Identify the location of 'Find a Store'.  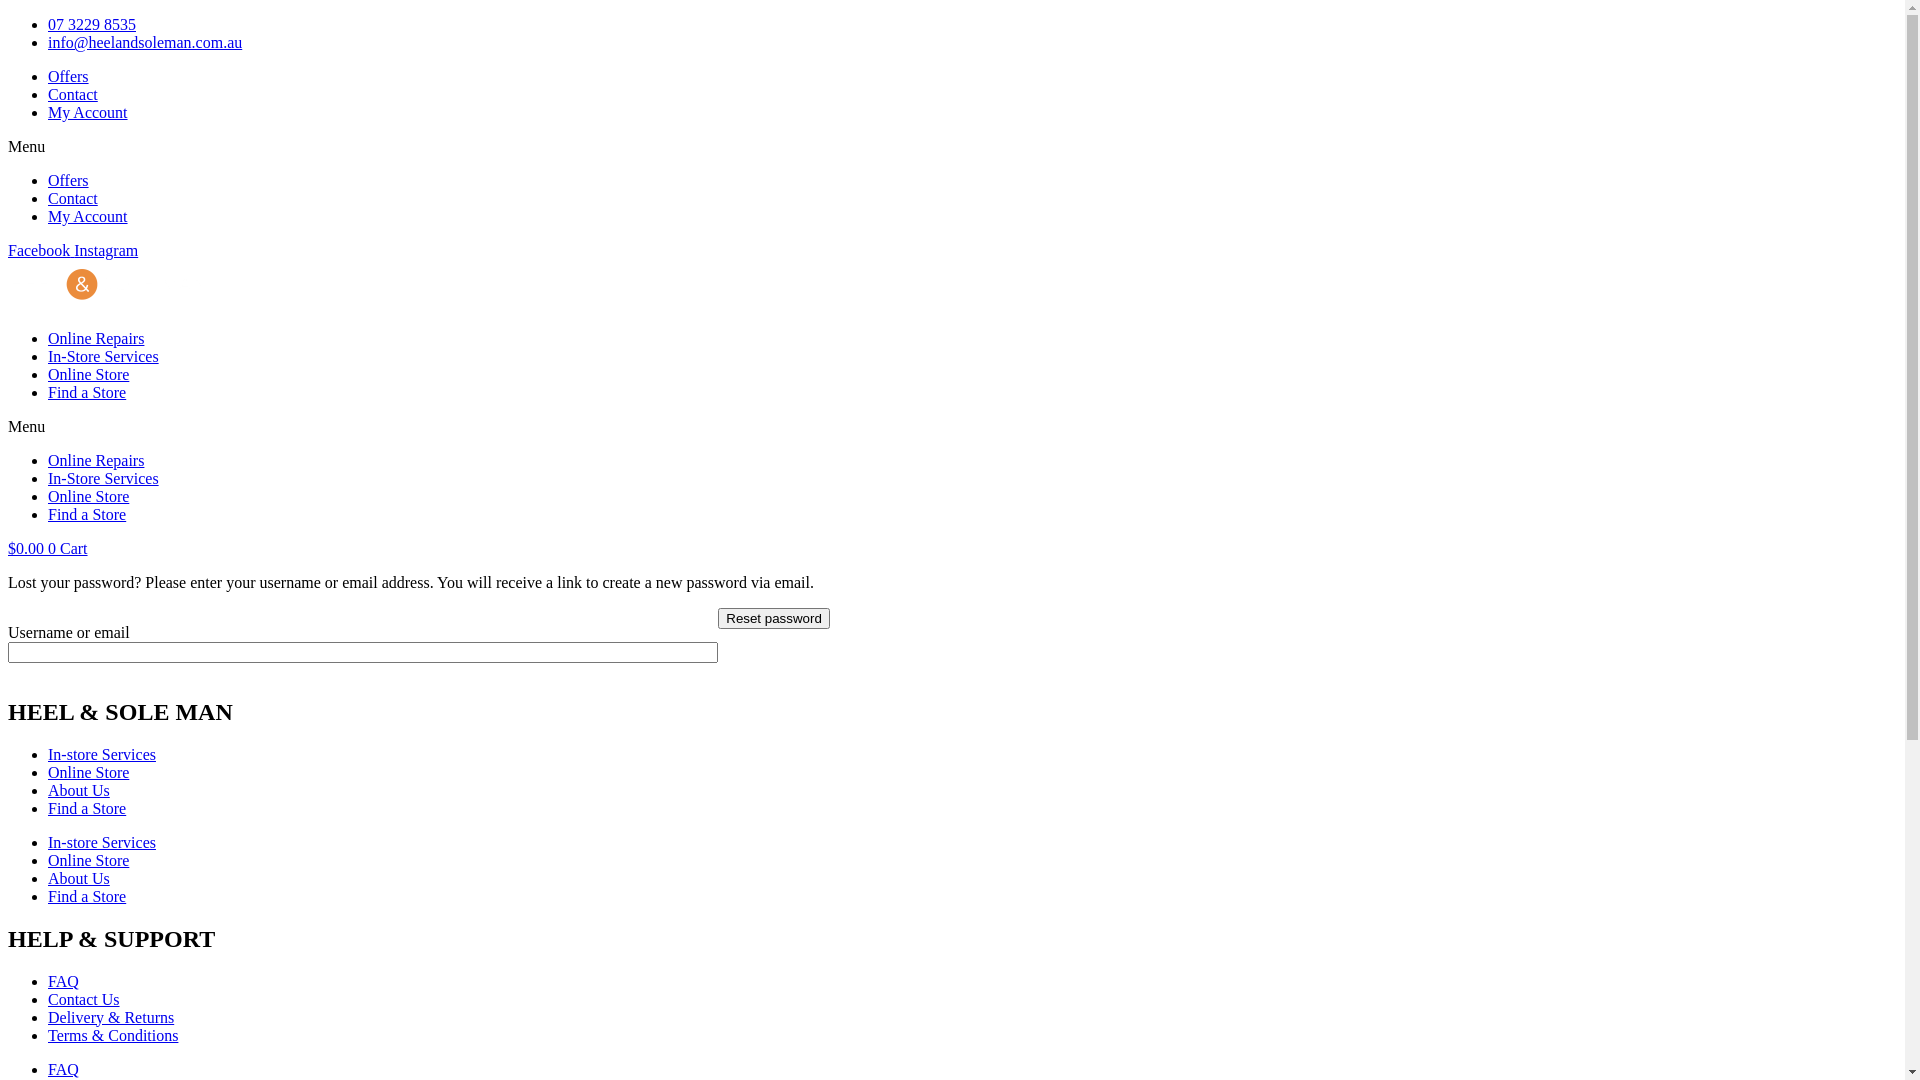
(85, 513).